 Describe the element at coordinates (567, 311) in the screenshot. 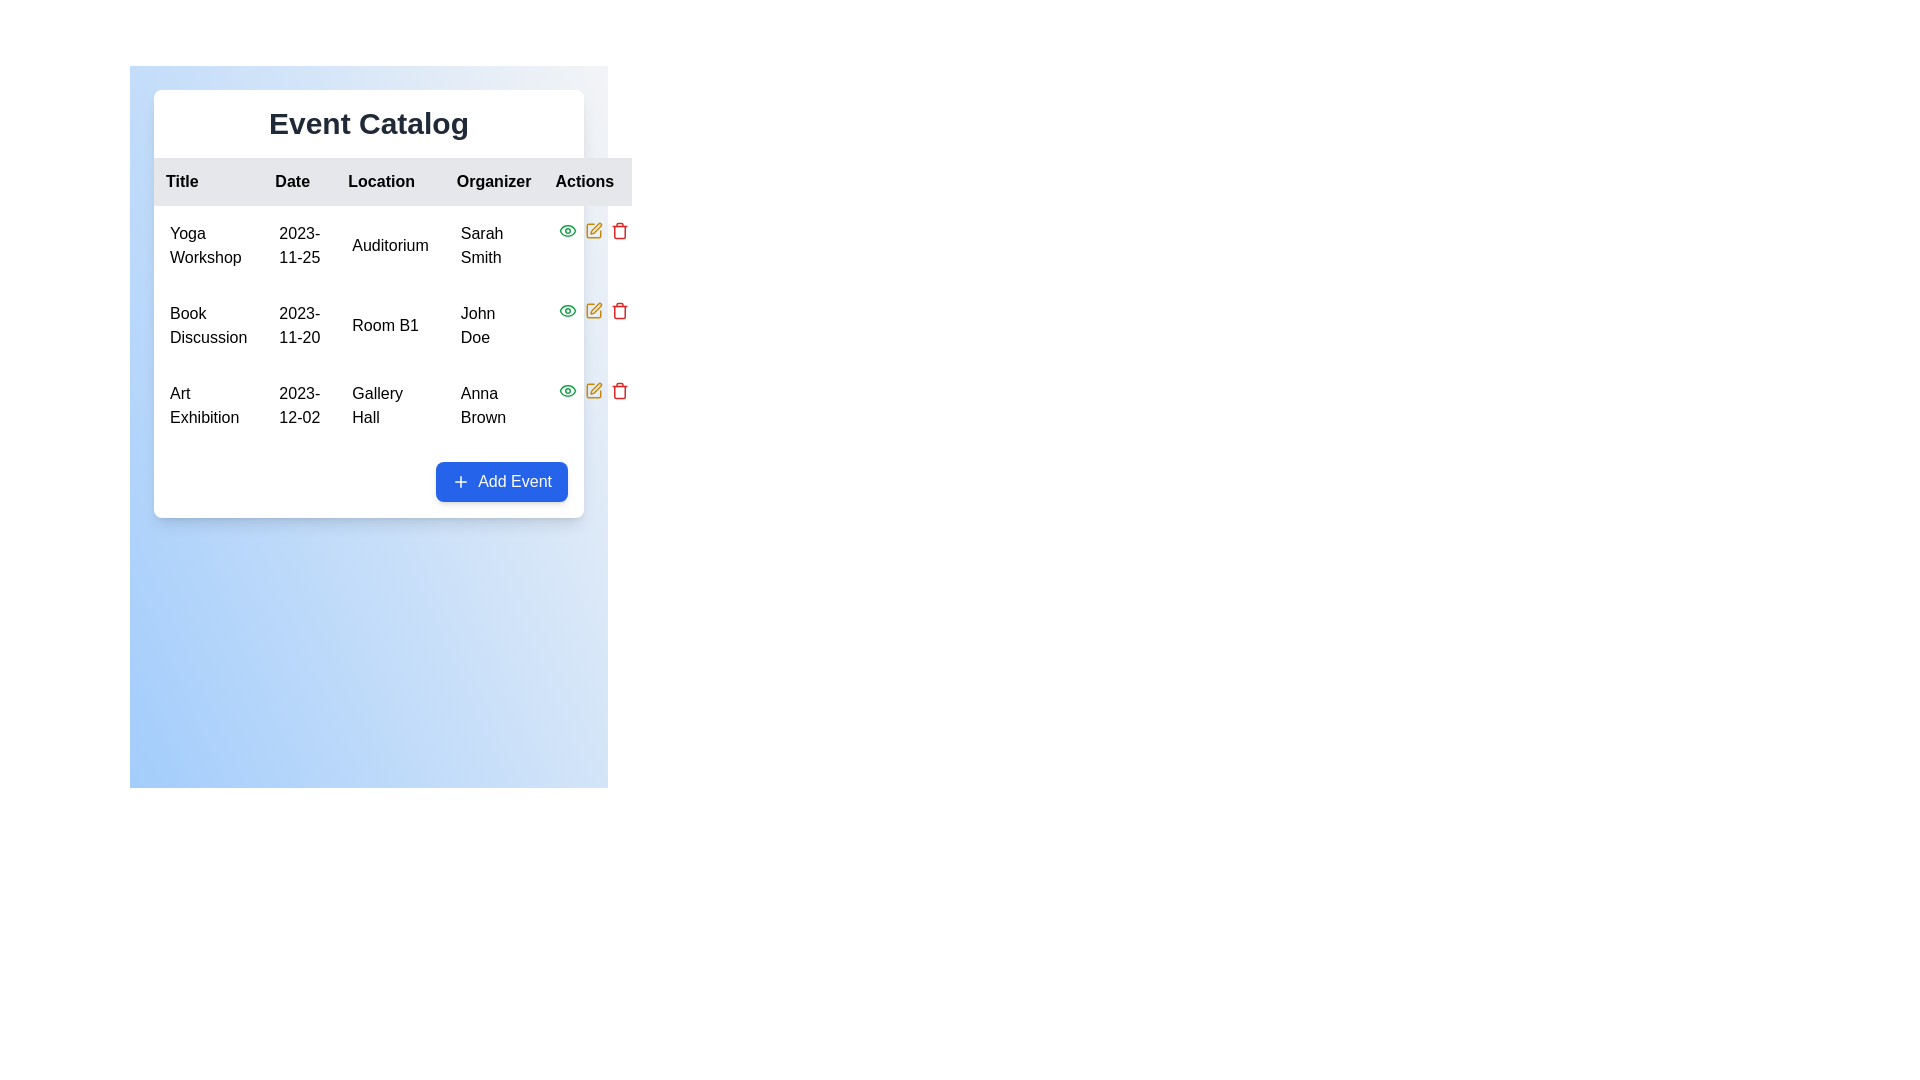

I see `the visibility icon button located in the 'Actions' column of the second row in the event table` at that location.